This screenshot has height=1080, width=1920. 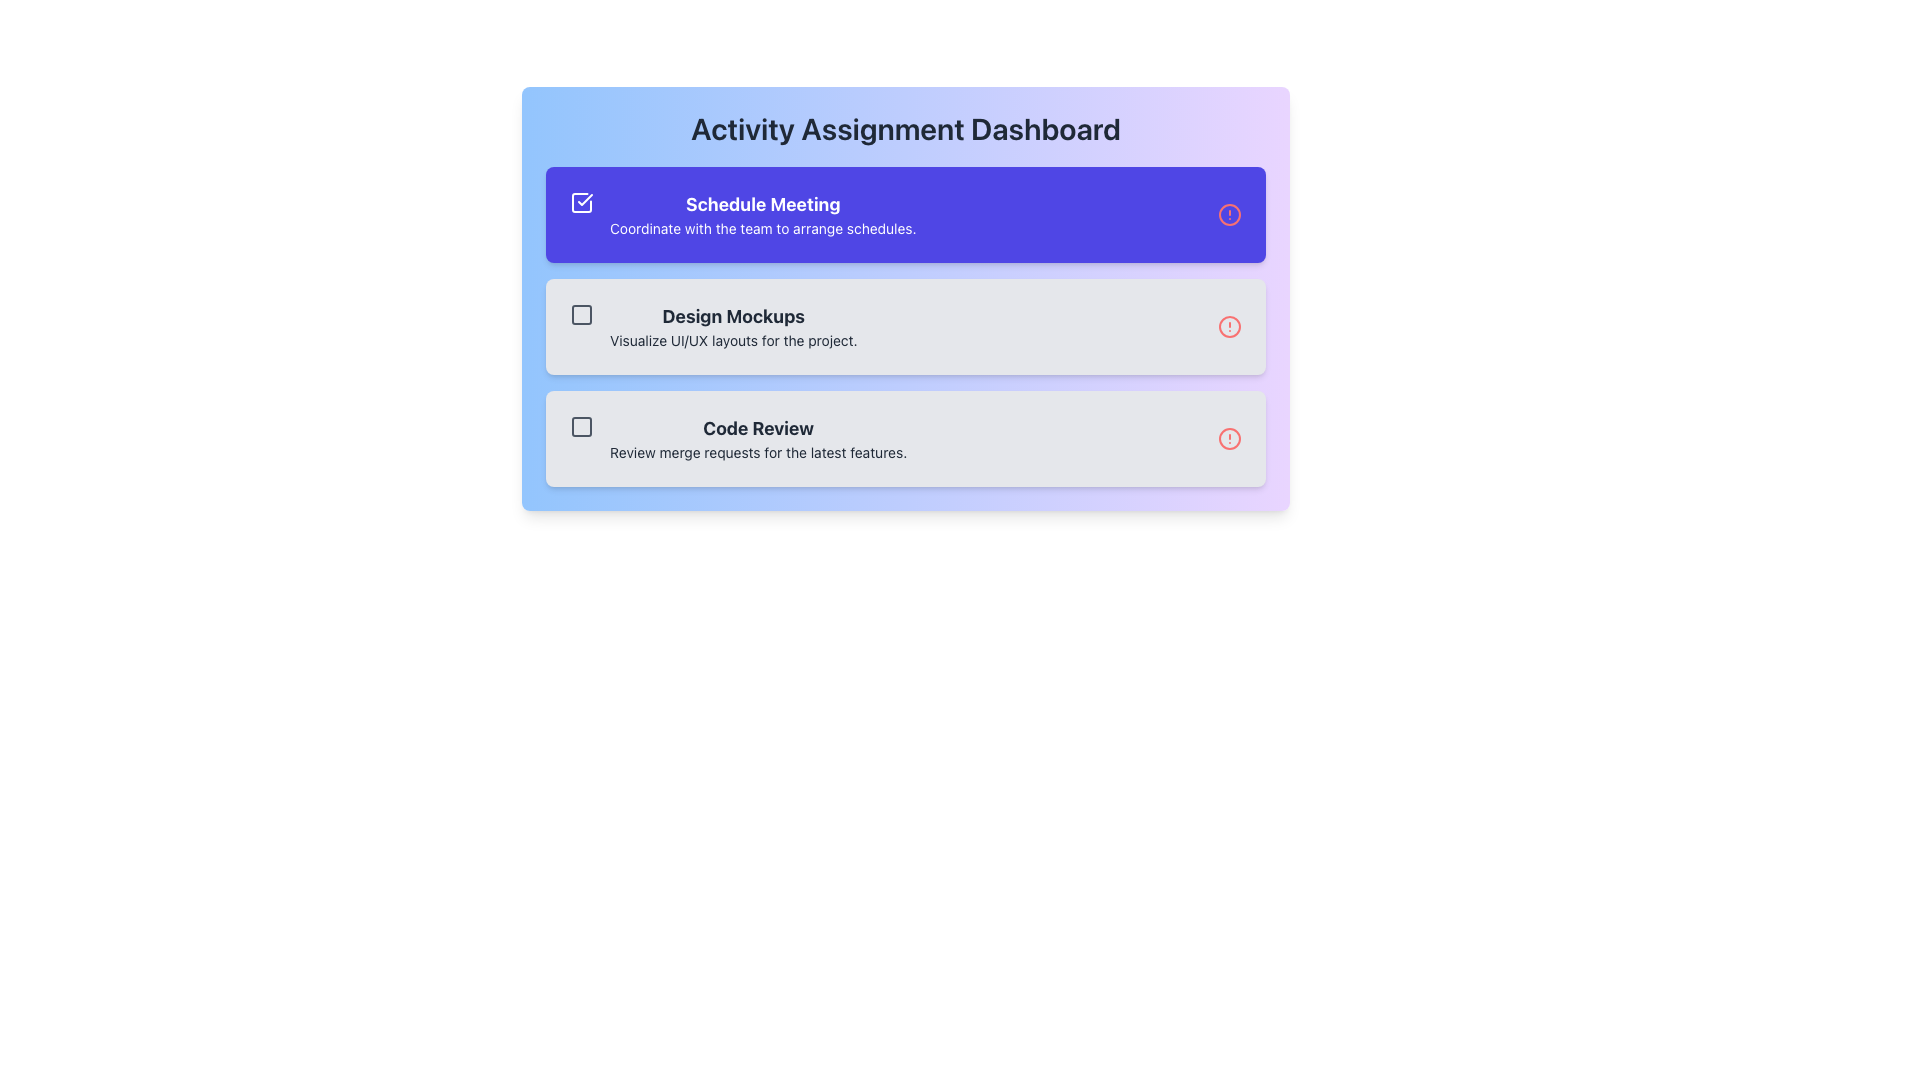 What do you see at coordinates (762, 215) in the screenshot?
I see `the 'Schedule Meeting' text block, which features a bold title and a subtitle within a purple rectangular section, located at the top of the 'Activity Assignment Dashboard'` at bounding box center [762, 215].